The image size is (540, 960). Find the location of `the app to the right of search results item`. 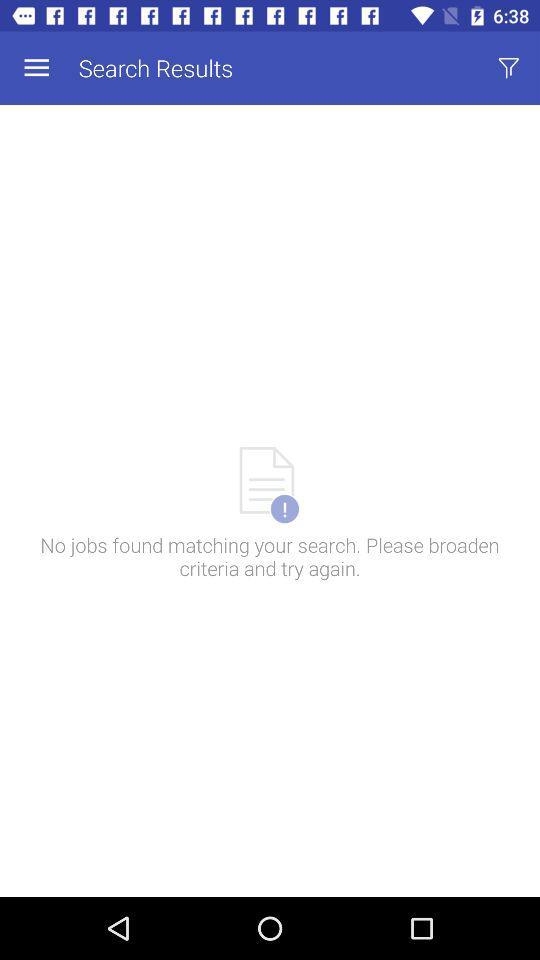

the app to the right of search results item is located at coordinates (508, 68).